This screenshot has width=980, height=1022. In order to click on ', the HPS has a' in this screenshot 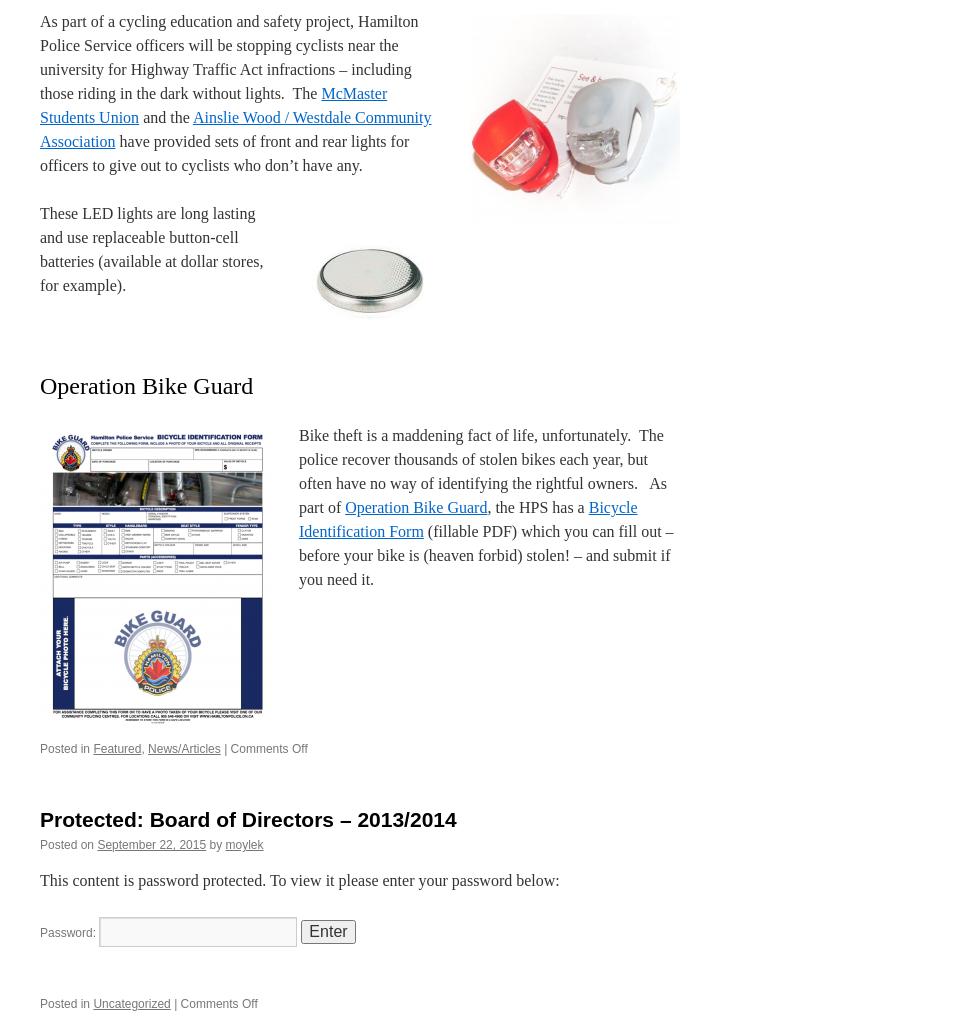, I will do `click(537, 506)`.